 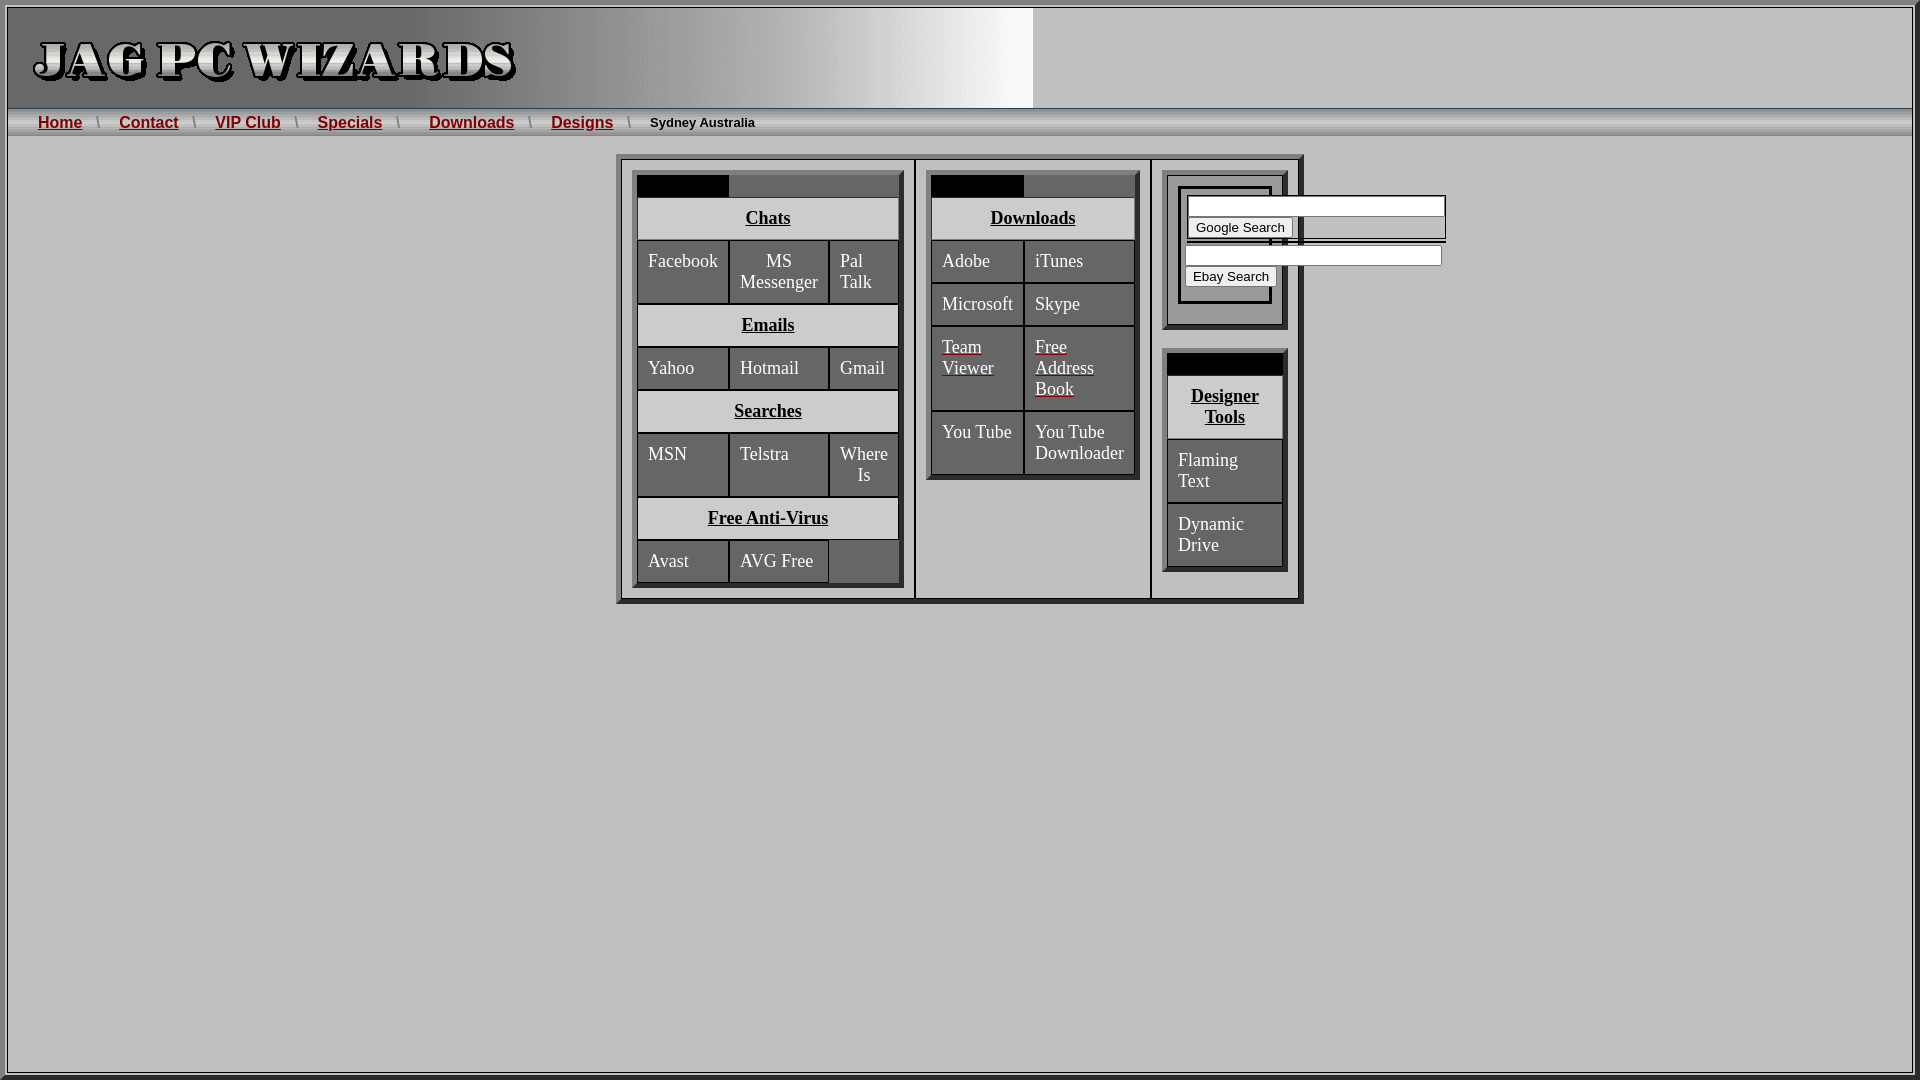 I want to click on 'iTunes', so click(x=1035, y=260).